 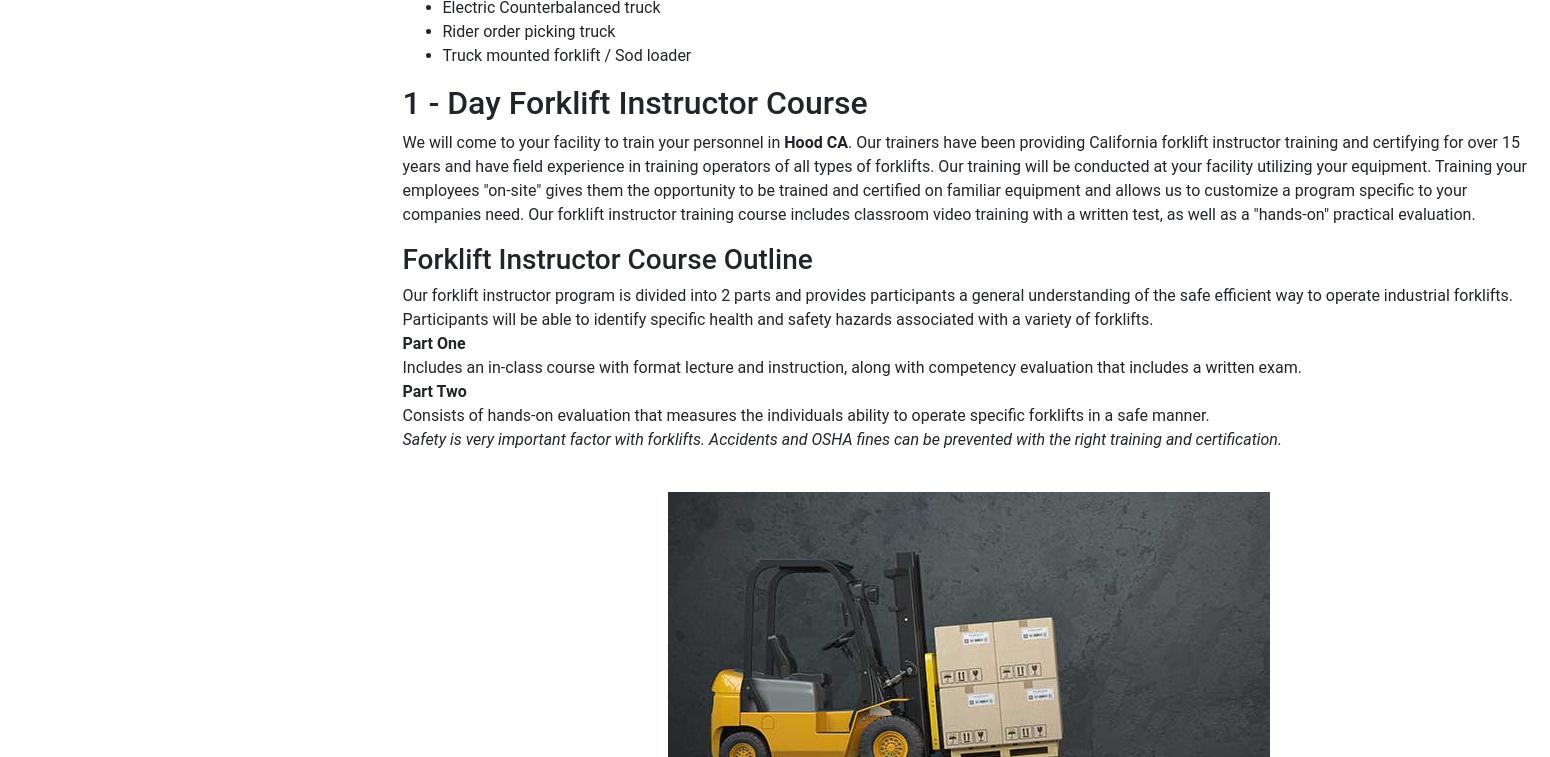 What do you see at coordinates (402, 342) in the screenshot?
I see `'Part One'` at bounding box center [402, 342].